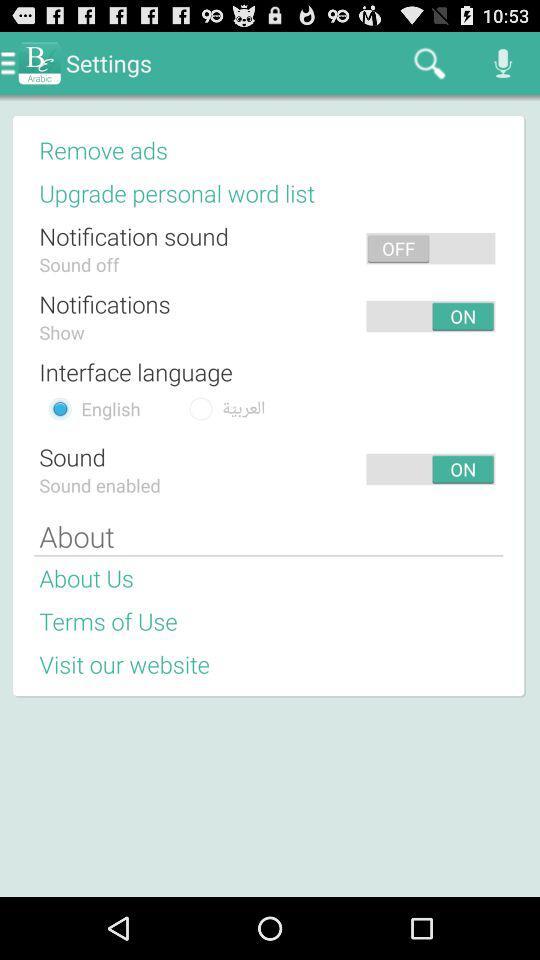  I want to click on item to the right of the notifications app, so click(267, 316).